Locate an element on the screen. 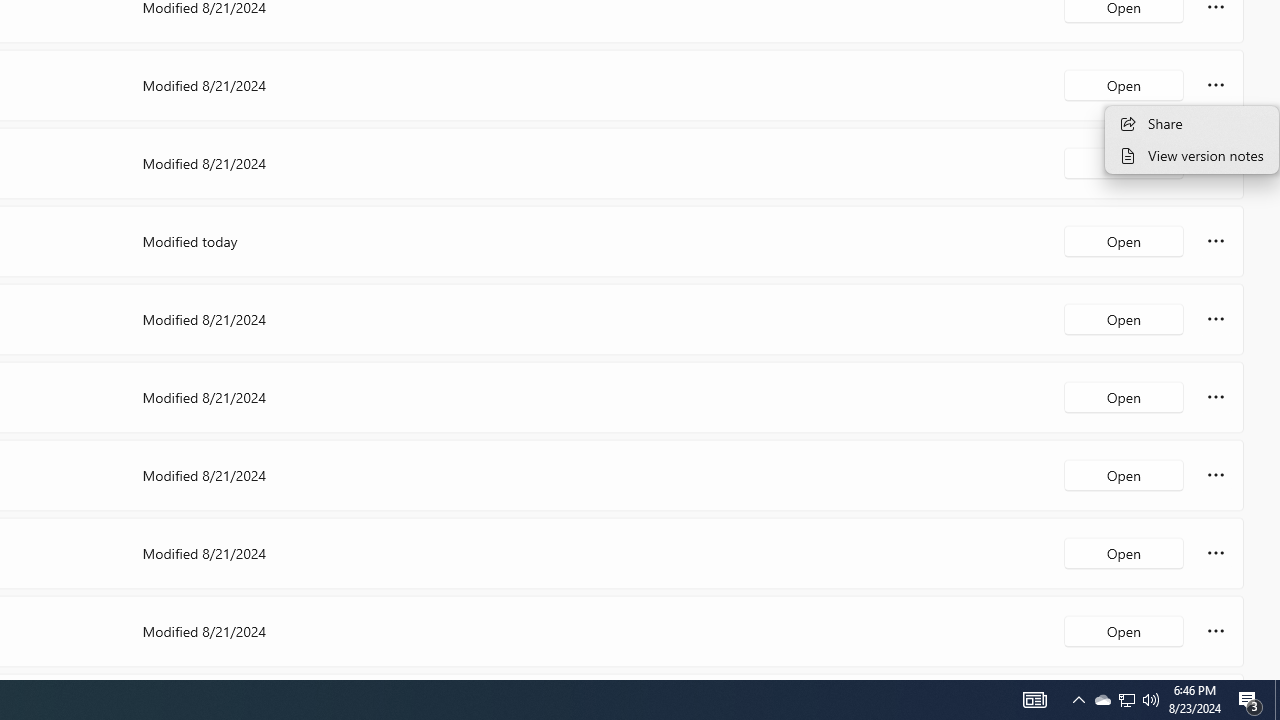 This screenshot has width=1280, height=720. 'Vertical Small Increase' is located at coordinates (1271, 672).